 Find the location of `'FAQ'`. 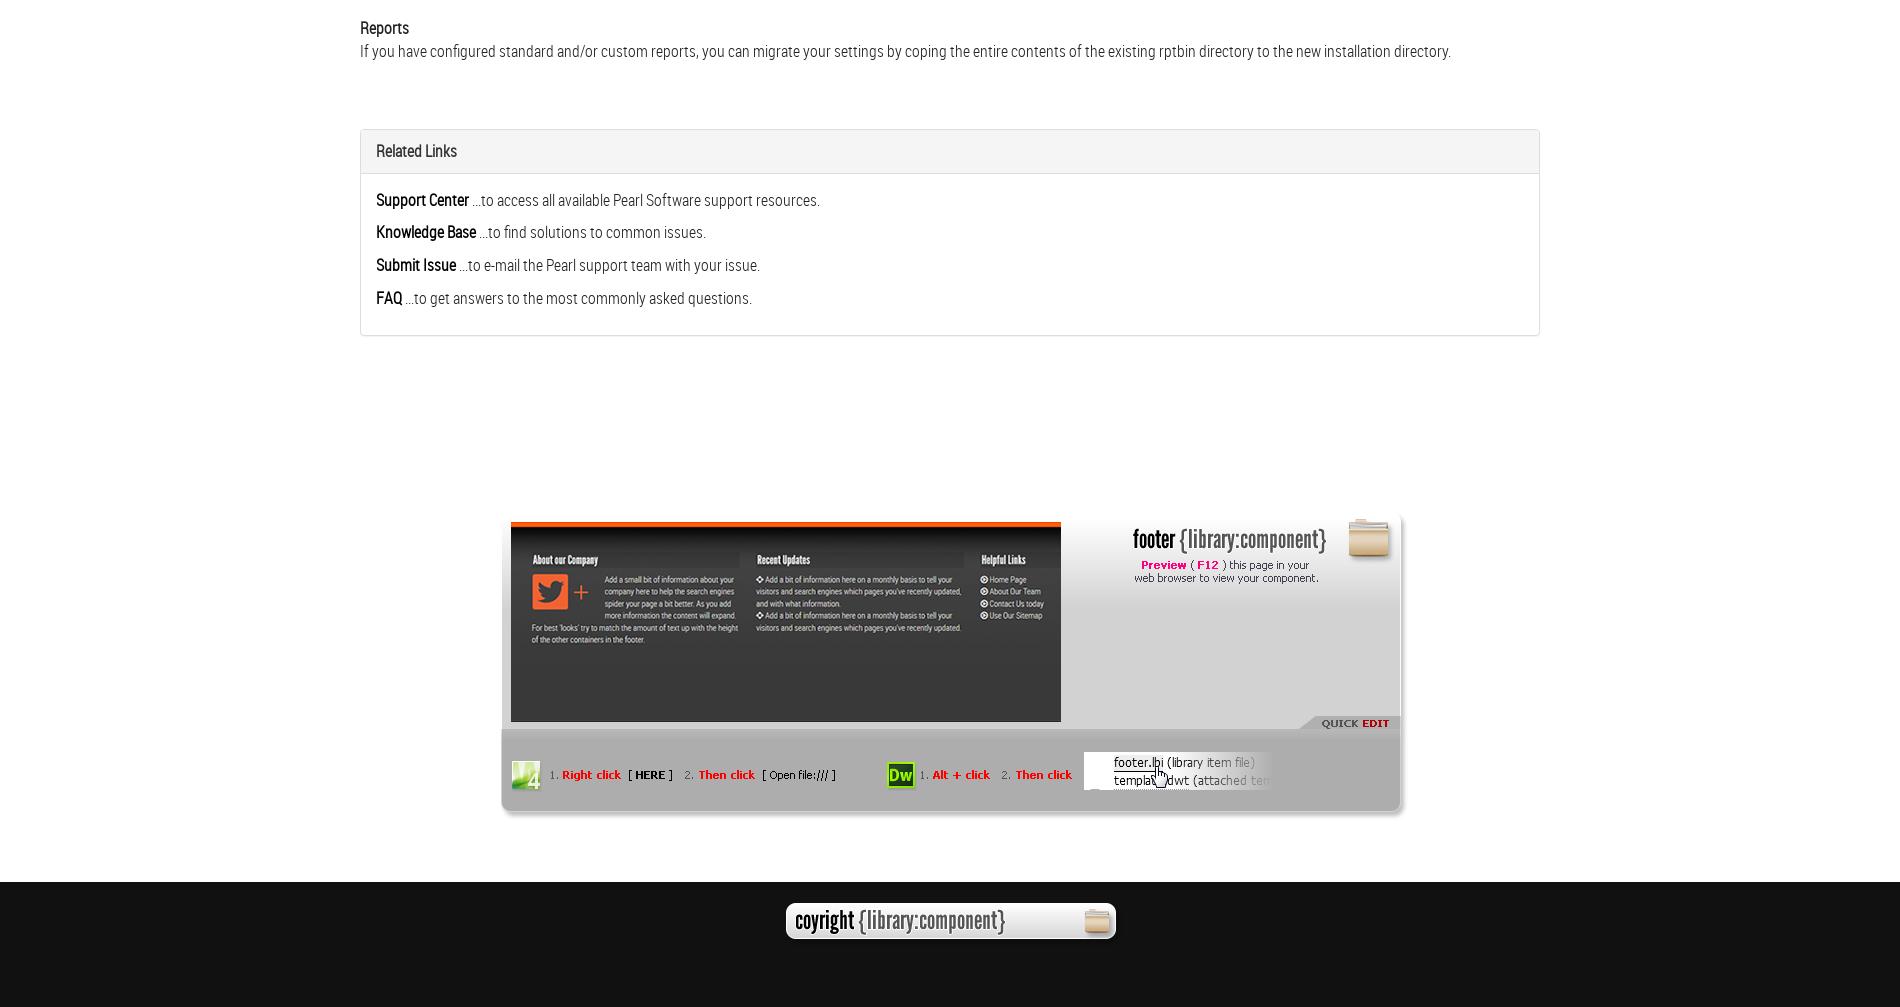

'FAQ' is located at coordinates (375, 297).